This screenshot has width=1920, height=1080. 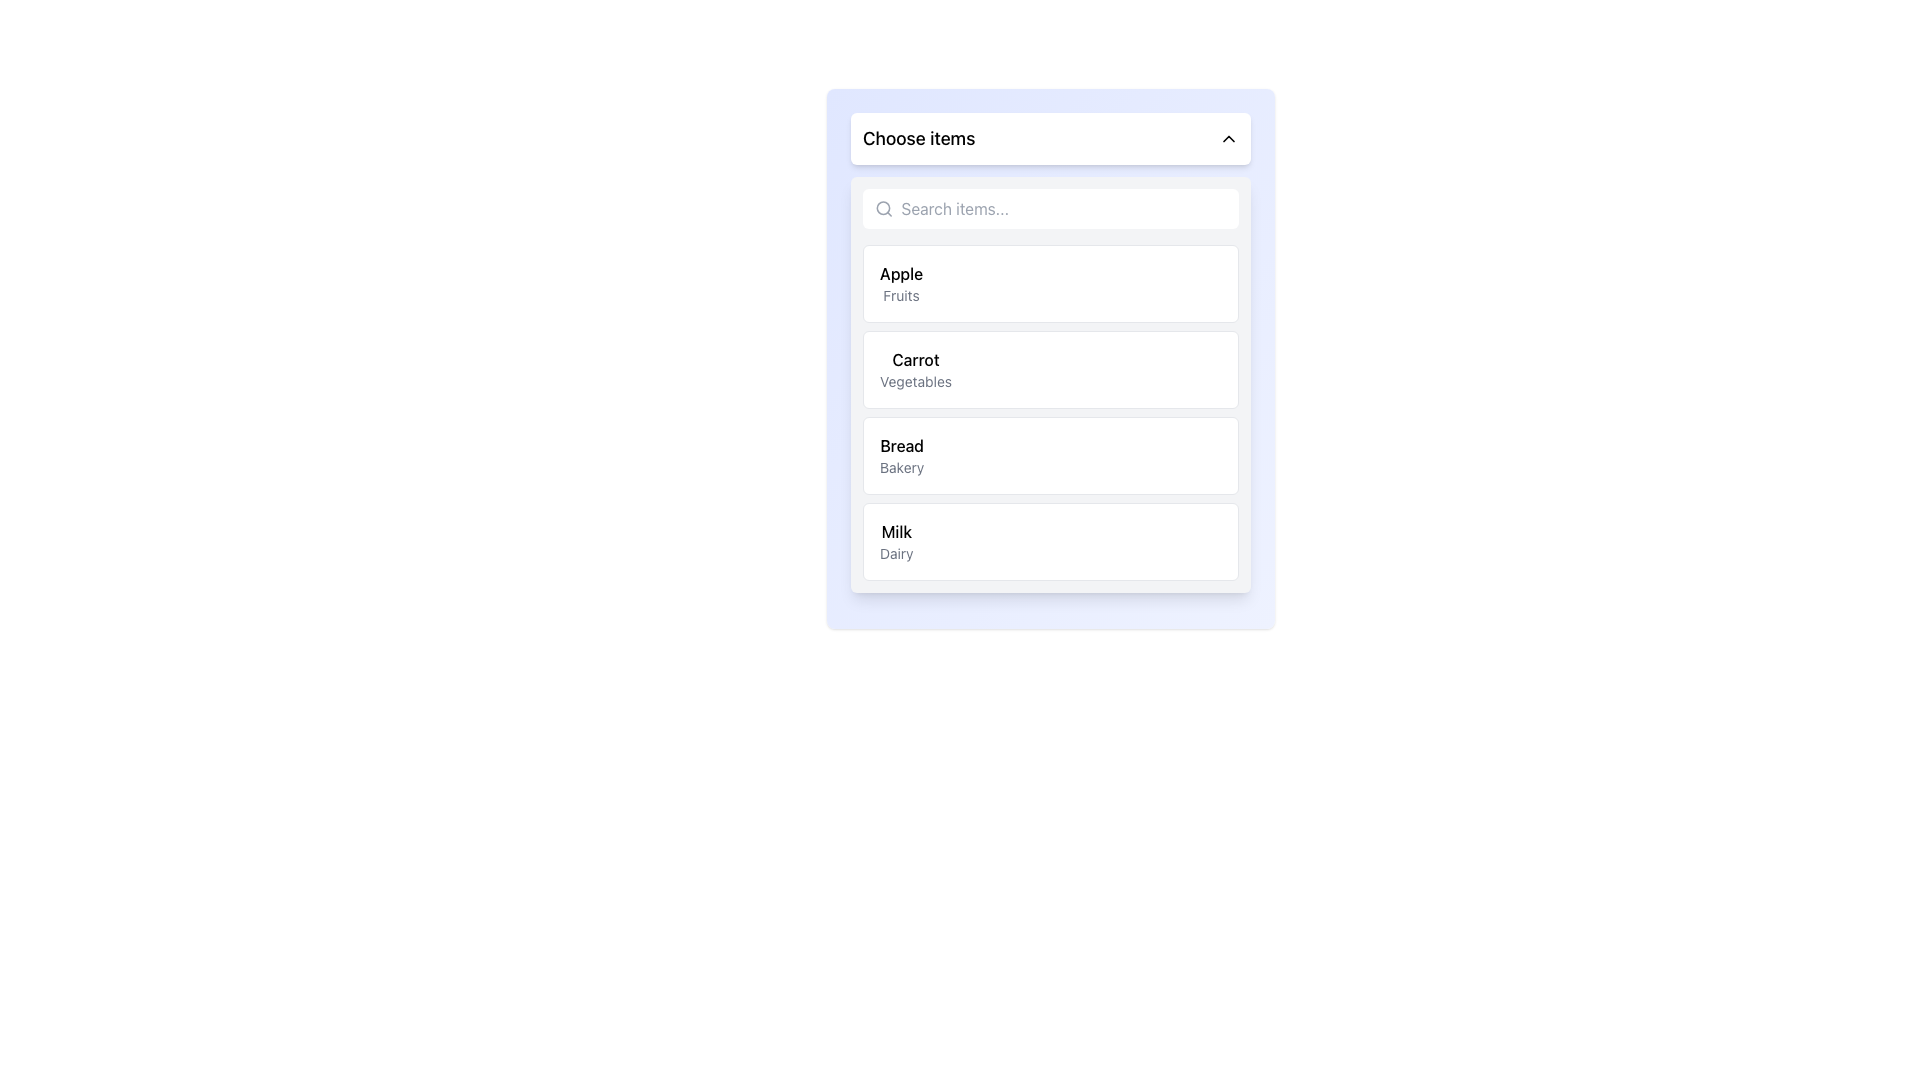 What do you see at coordinates (1227, 137) in the screenshot?
I see `the upward-pointing arrow button located at the top-right corner of the 'Choose items' header bar` at bounding box center [1227, 137].